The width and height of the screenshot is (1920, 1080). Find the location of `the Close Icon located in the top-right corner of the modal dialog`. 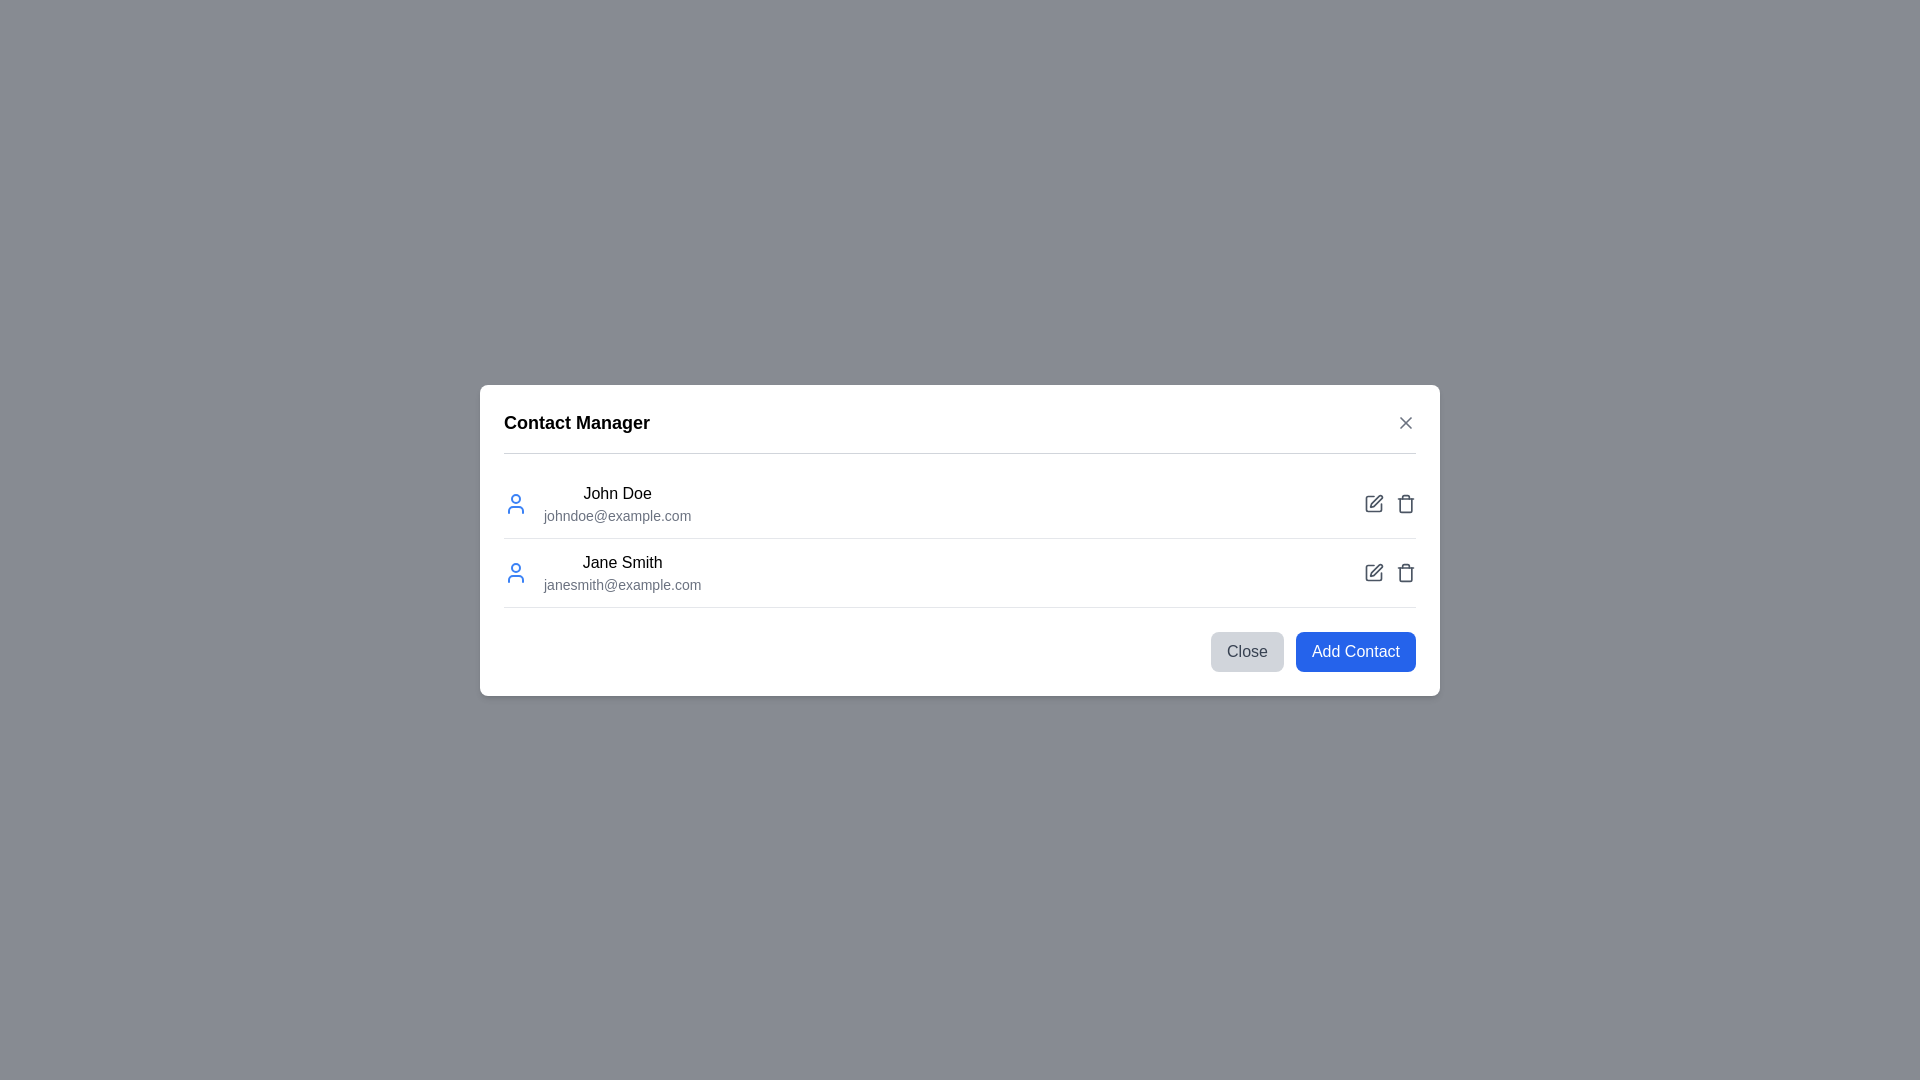

the Close Icon located in the top-right corner of the modal dialog is located at coordinates (1405, 421).